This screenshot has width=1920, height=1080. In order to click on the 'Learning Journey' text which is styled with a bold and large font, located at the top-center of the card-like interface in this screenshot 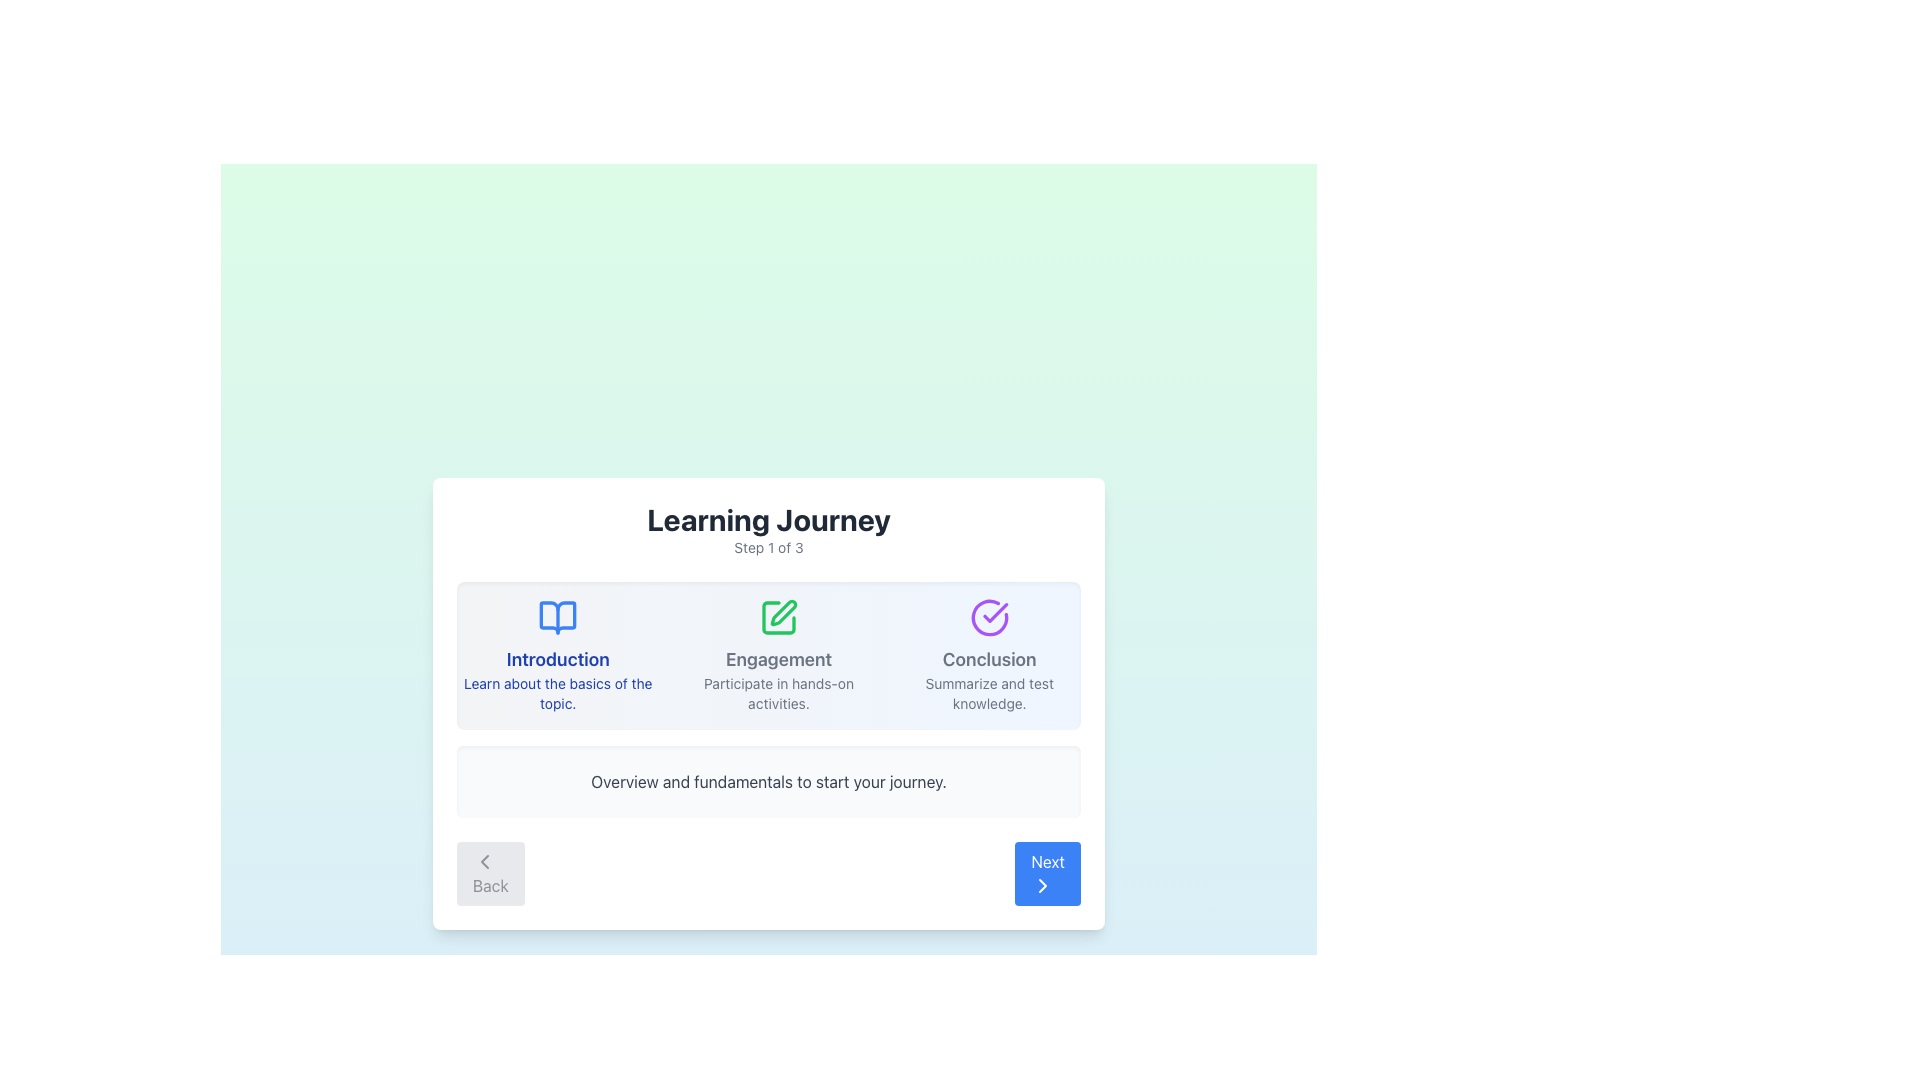, I will do `click(767, 519)`.